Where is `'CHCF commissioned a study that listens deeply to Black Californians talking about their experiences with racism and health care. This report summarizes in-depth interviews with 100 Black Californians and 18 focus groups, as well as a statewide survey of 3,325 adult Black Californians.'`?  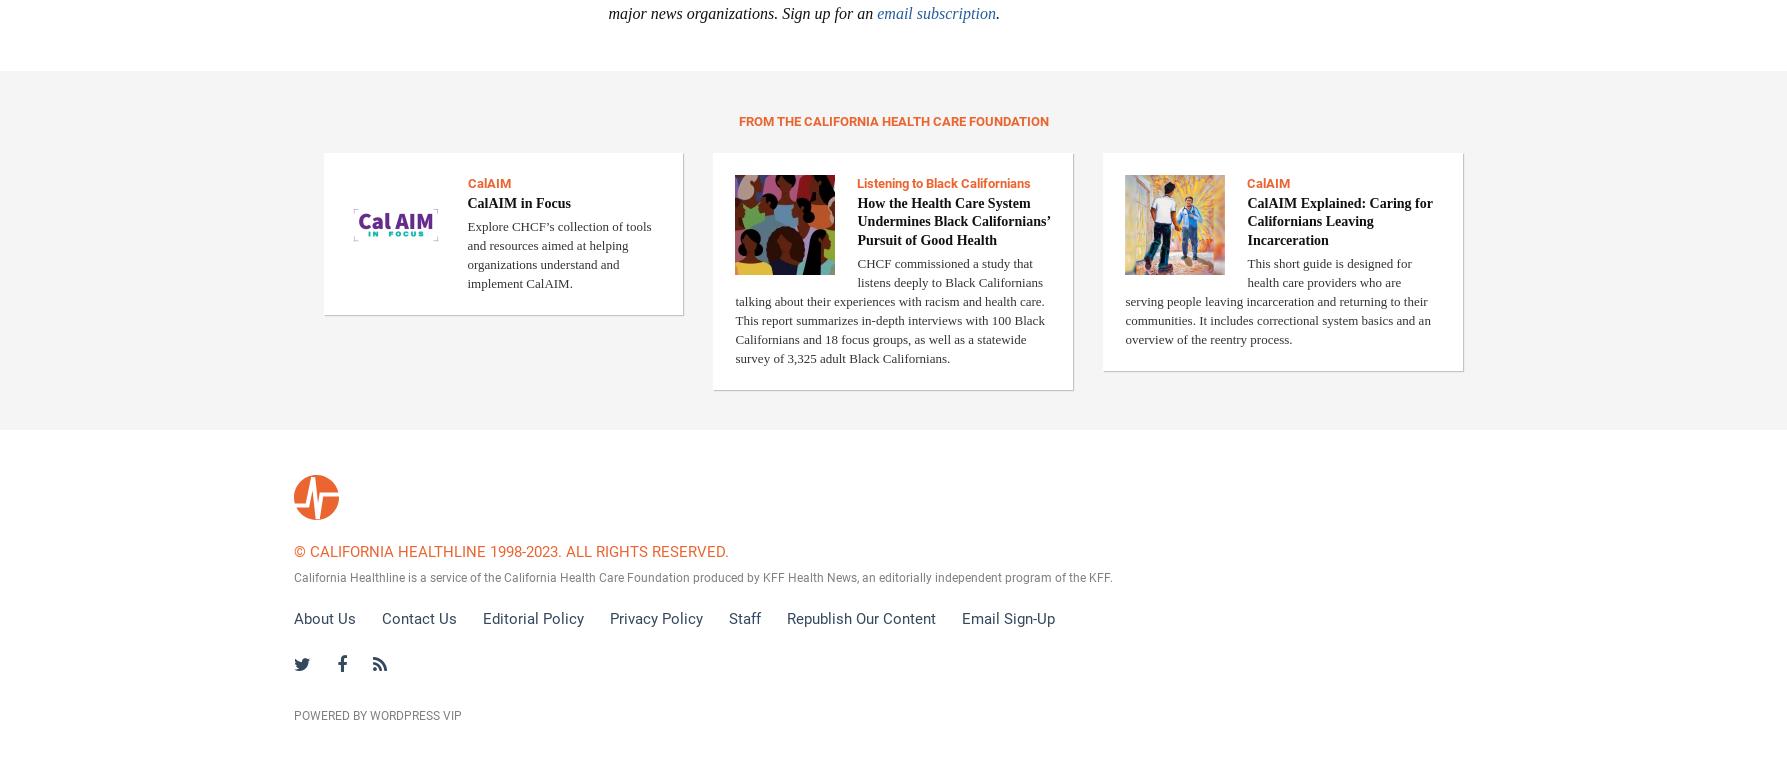
'CHCF commissioned a study that listens deeply to Black Californians talking about their experiences with racism and health care. This report summarizes in-depth interviews with 100 Black Californians and 18 focus groups, as well as a statewide survey of 3,325 adult Black Californians.' is located at coordinates (889, 308).